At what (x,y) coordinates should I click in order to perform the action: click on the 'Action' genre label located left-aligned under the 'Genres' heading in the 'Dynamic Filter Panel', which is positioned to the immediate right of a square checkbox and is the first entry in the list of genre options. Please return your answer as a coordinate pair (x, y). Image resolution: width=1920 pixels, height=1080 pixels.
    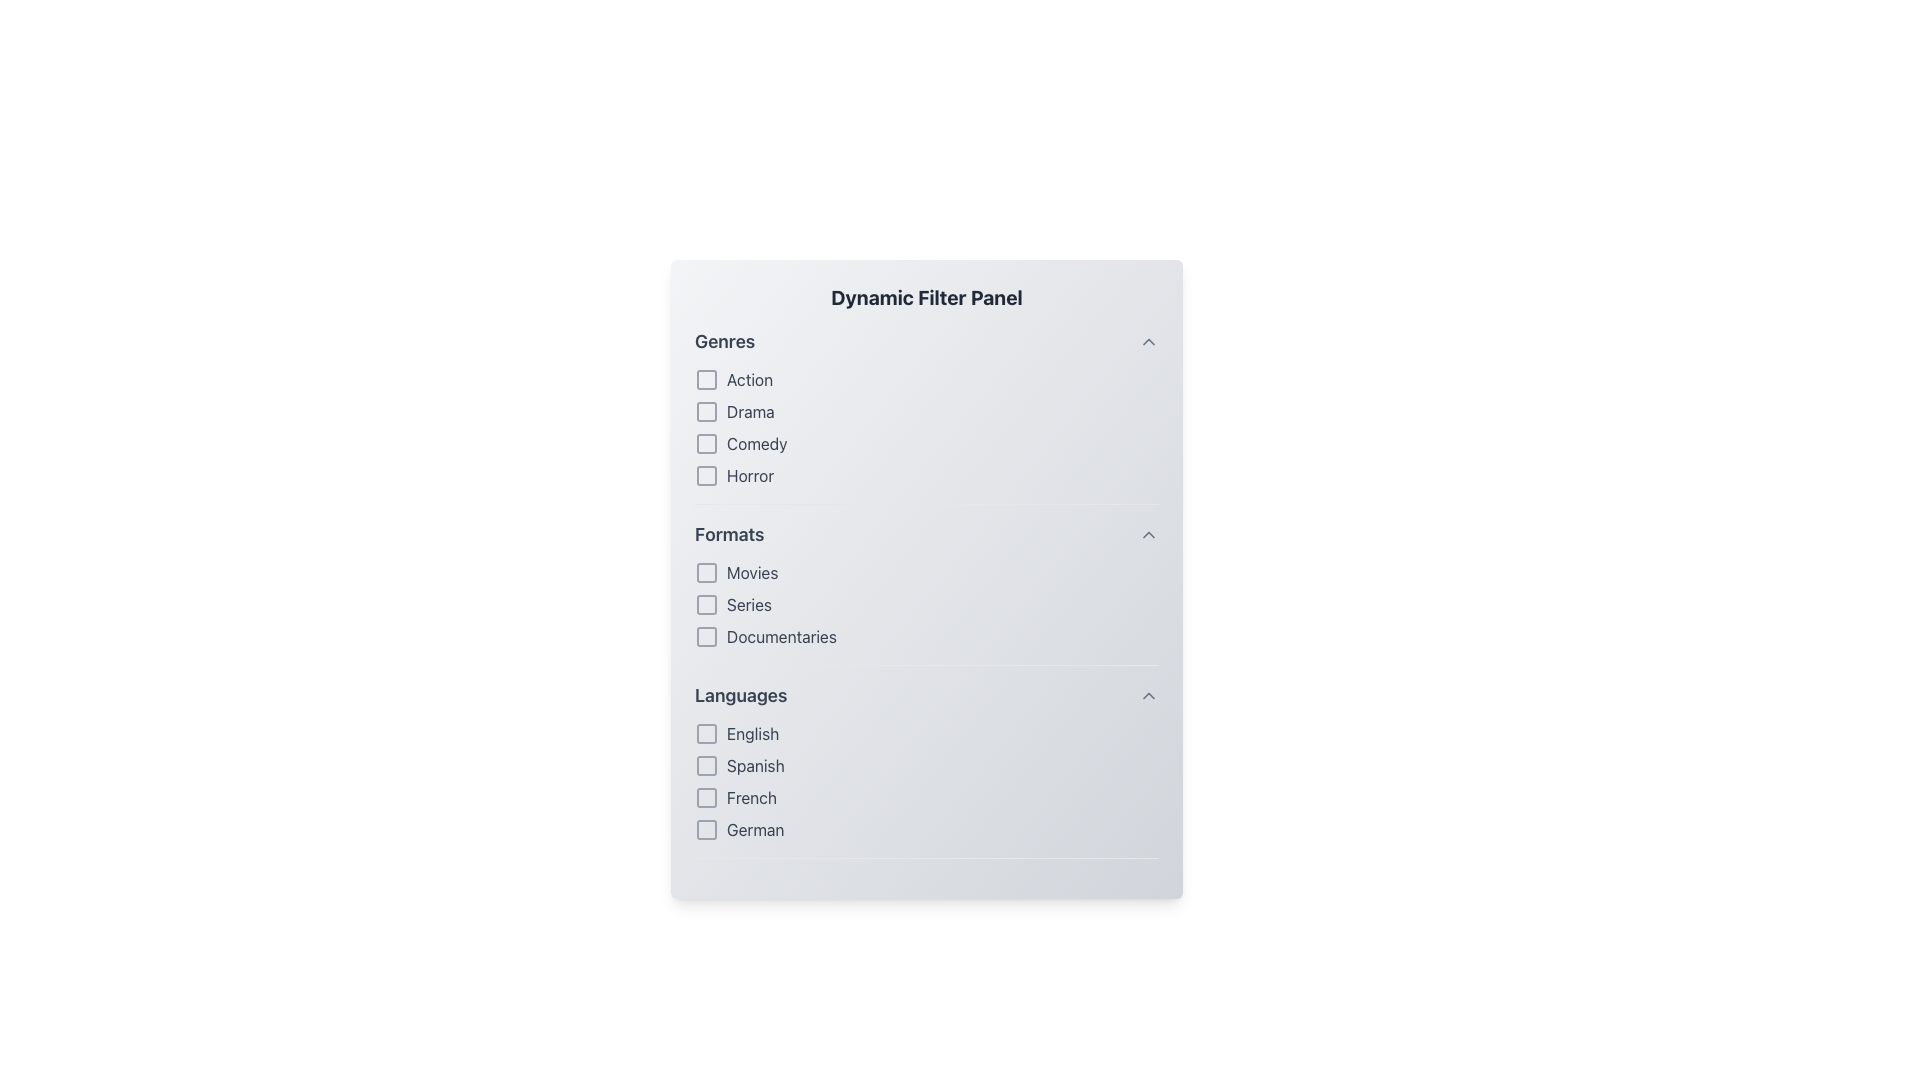
    Looking at the image, I should click on (748, 380).